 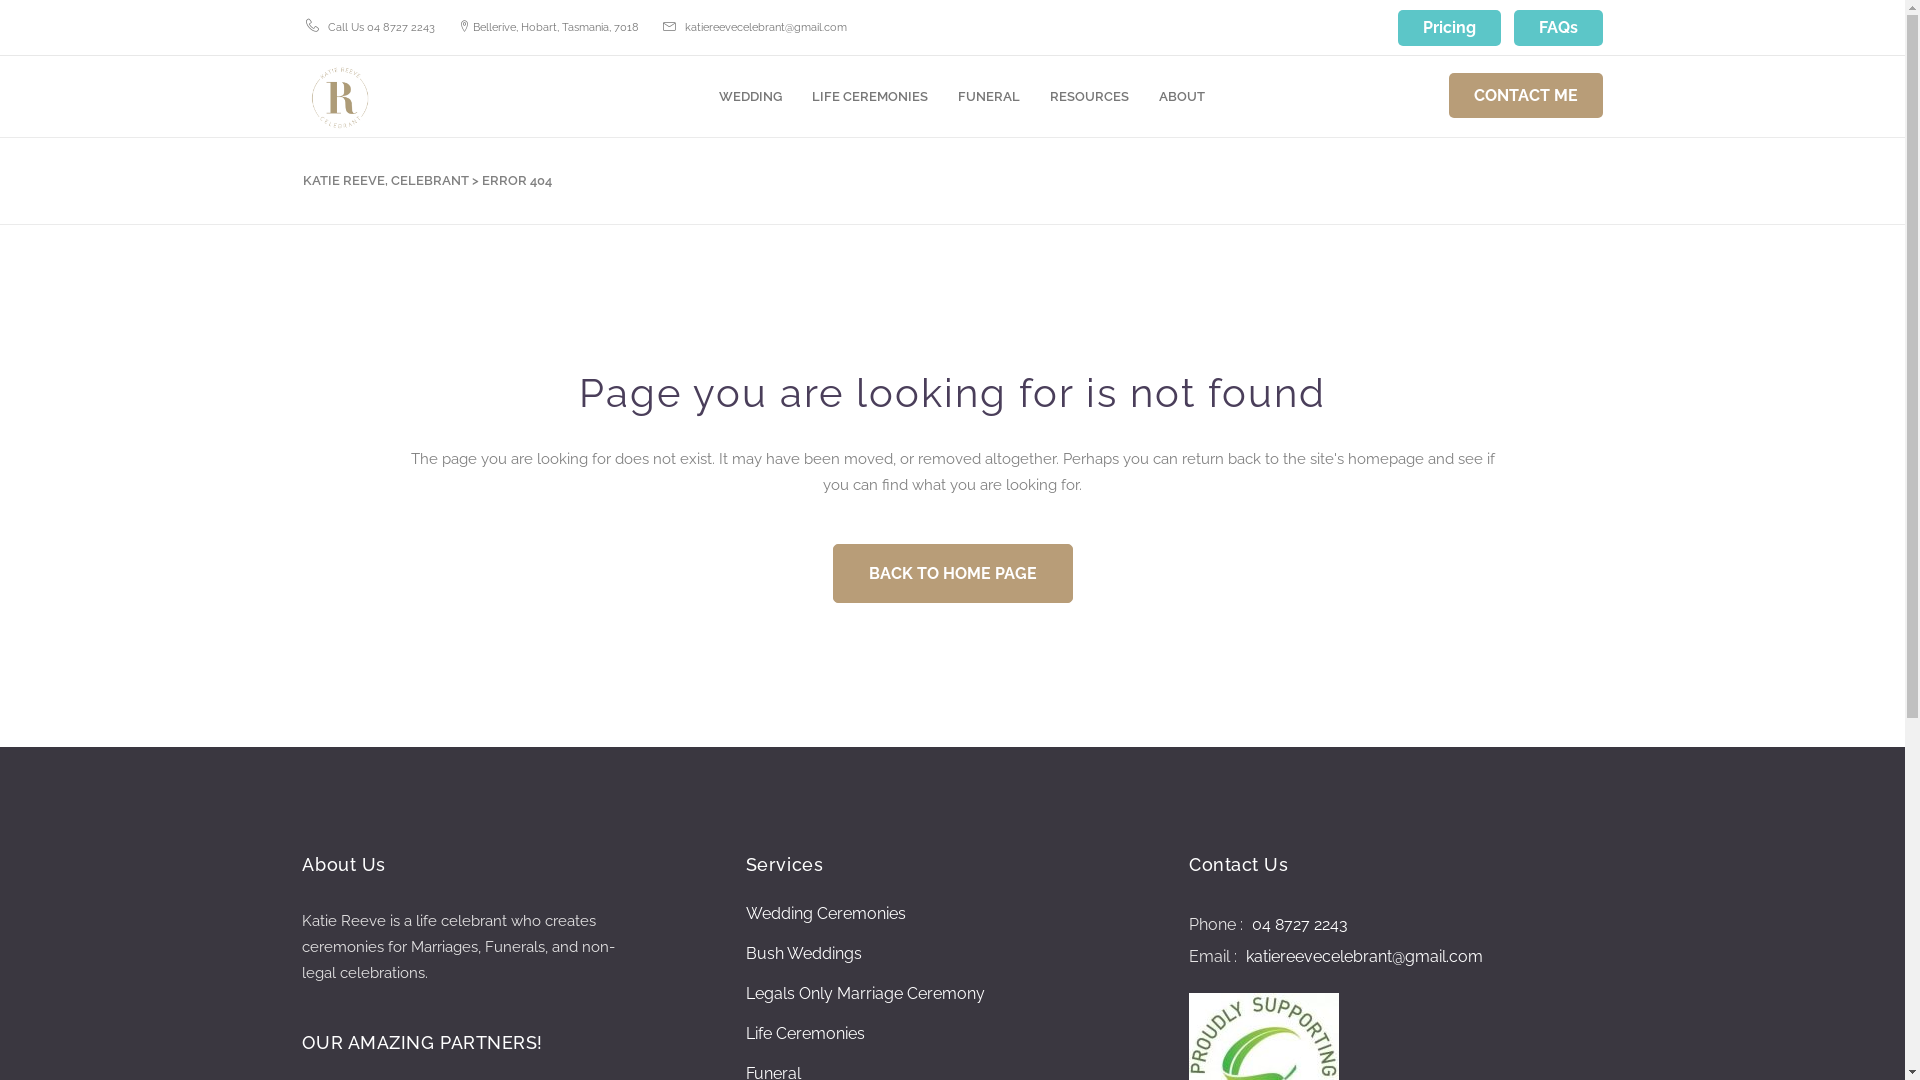 I want to click on 'Wedding Ceremonies', so click(x=825, y=914).